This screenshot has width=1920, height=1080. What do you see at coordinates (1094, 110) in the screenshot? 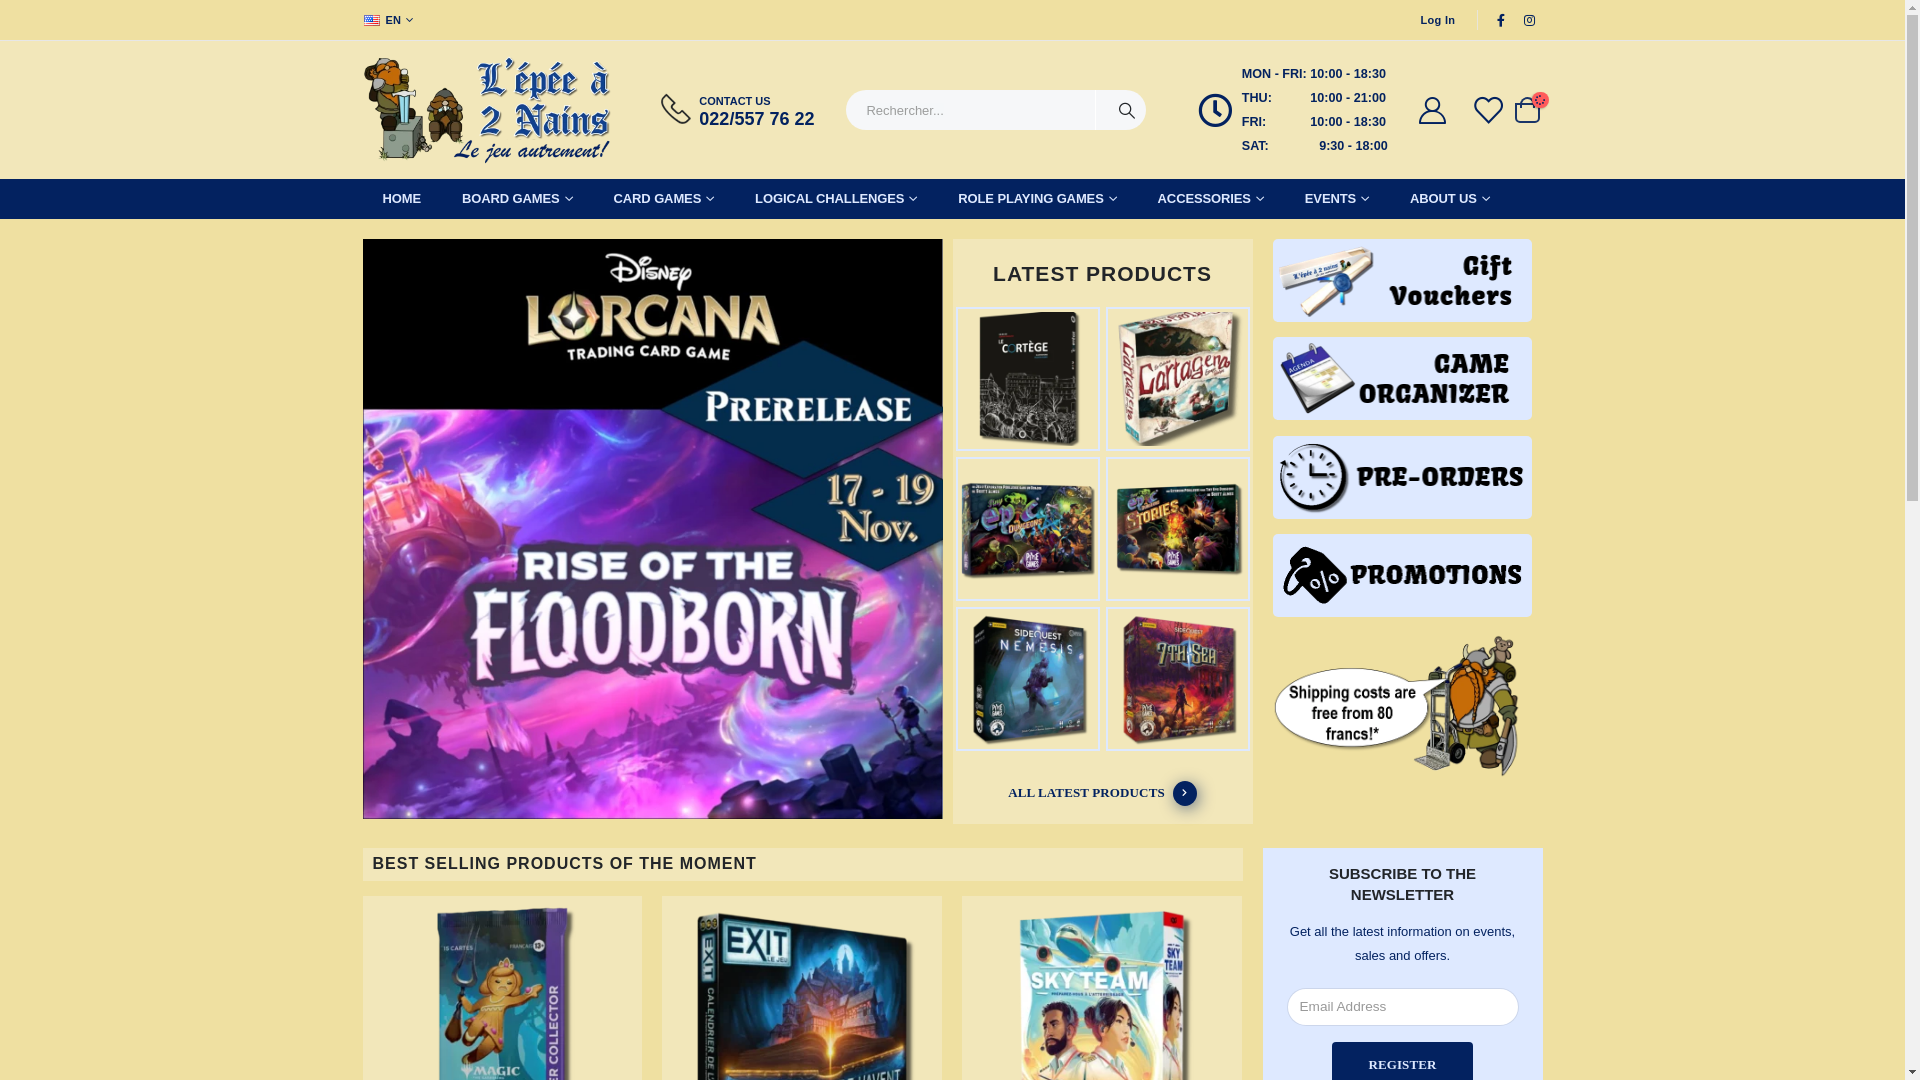
I see `'Search'` at bounding box center [1094, 110].